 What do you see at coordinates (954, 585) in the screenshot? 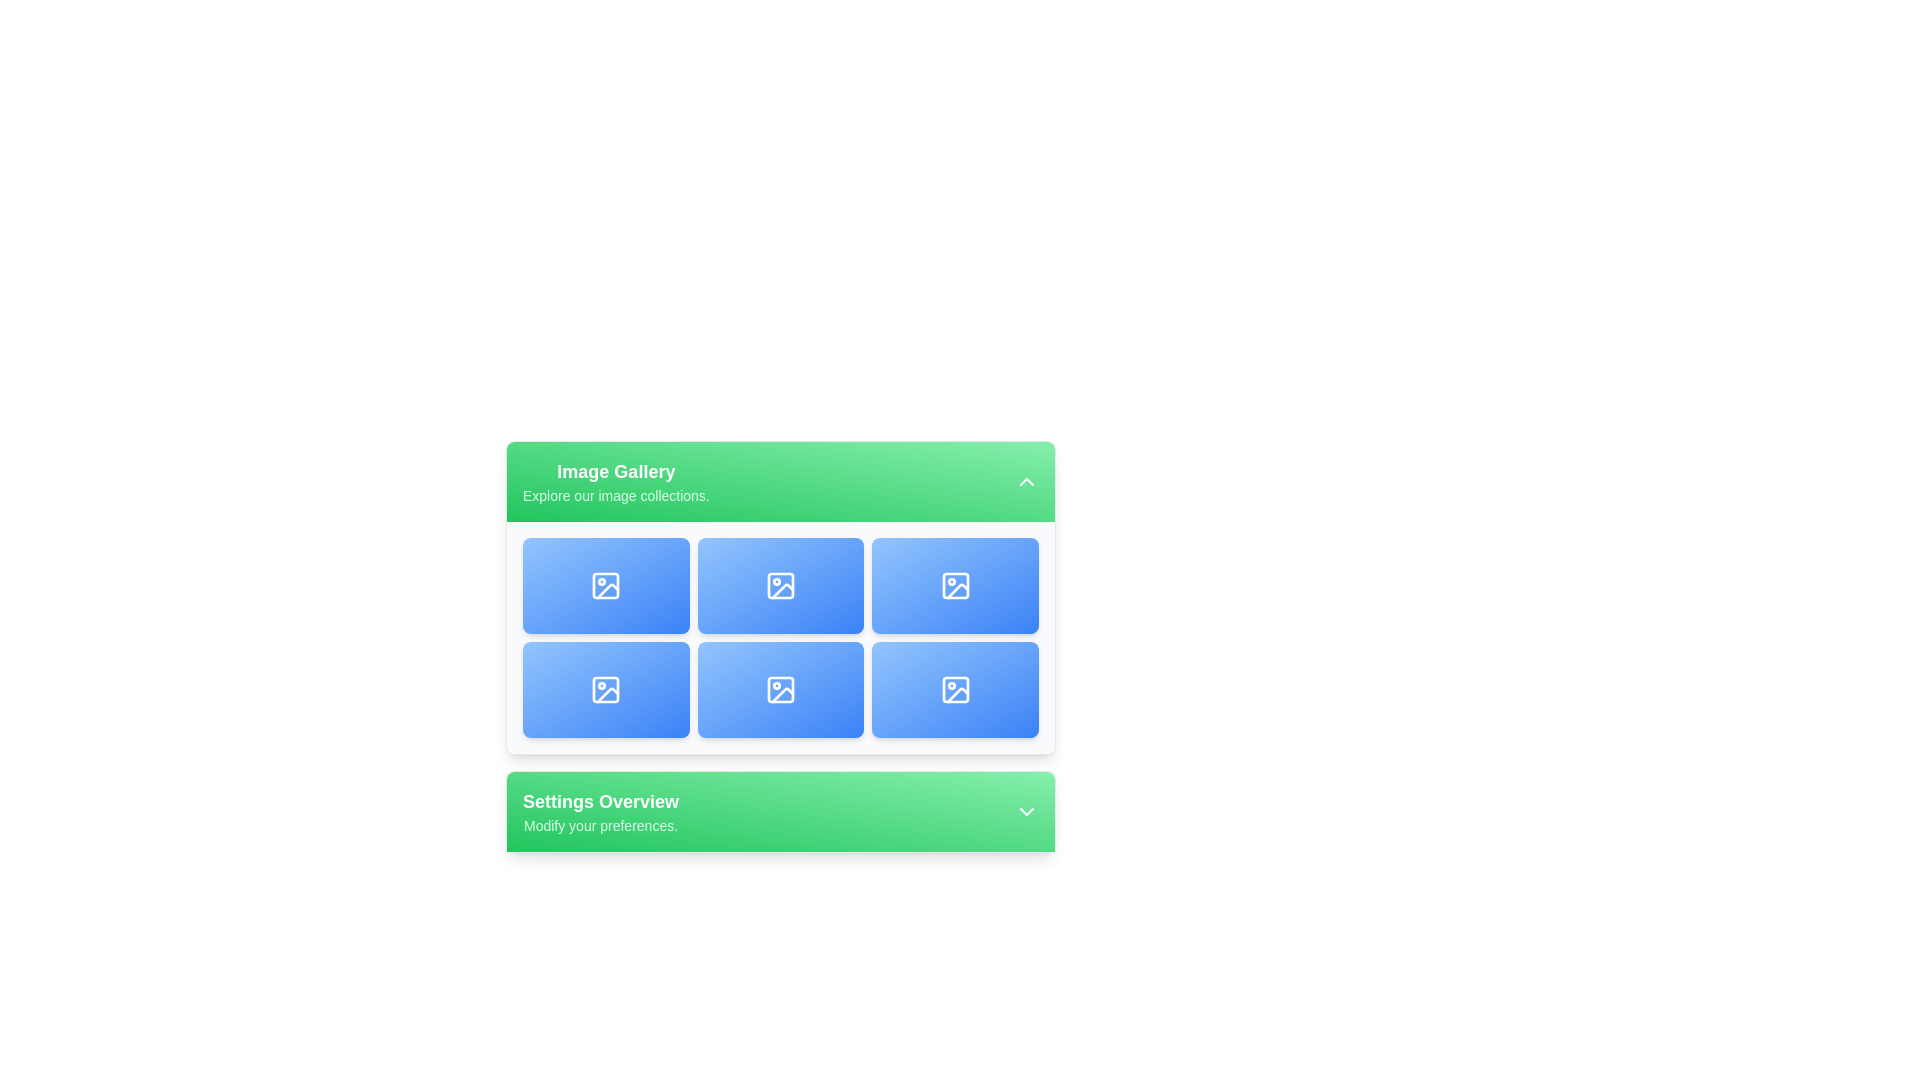
I see `the Image Icon, which is styled with a white color and located within a blue rectangular button in the bottom row, third column of the 'Image Gallery' section` at bounding box center [954, 585].